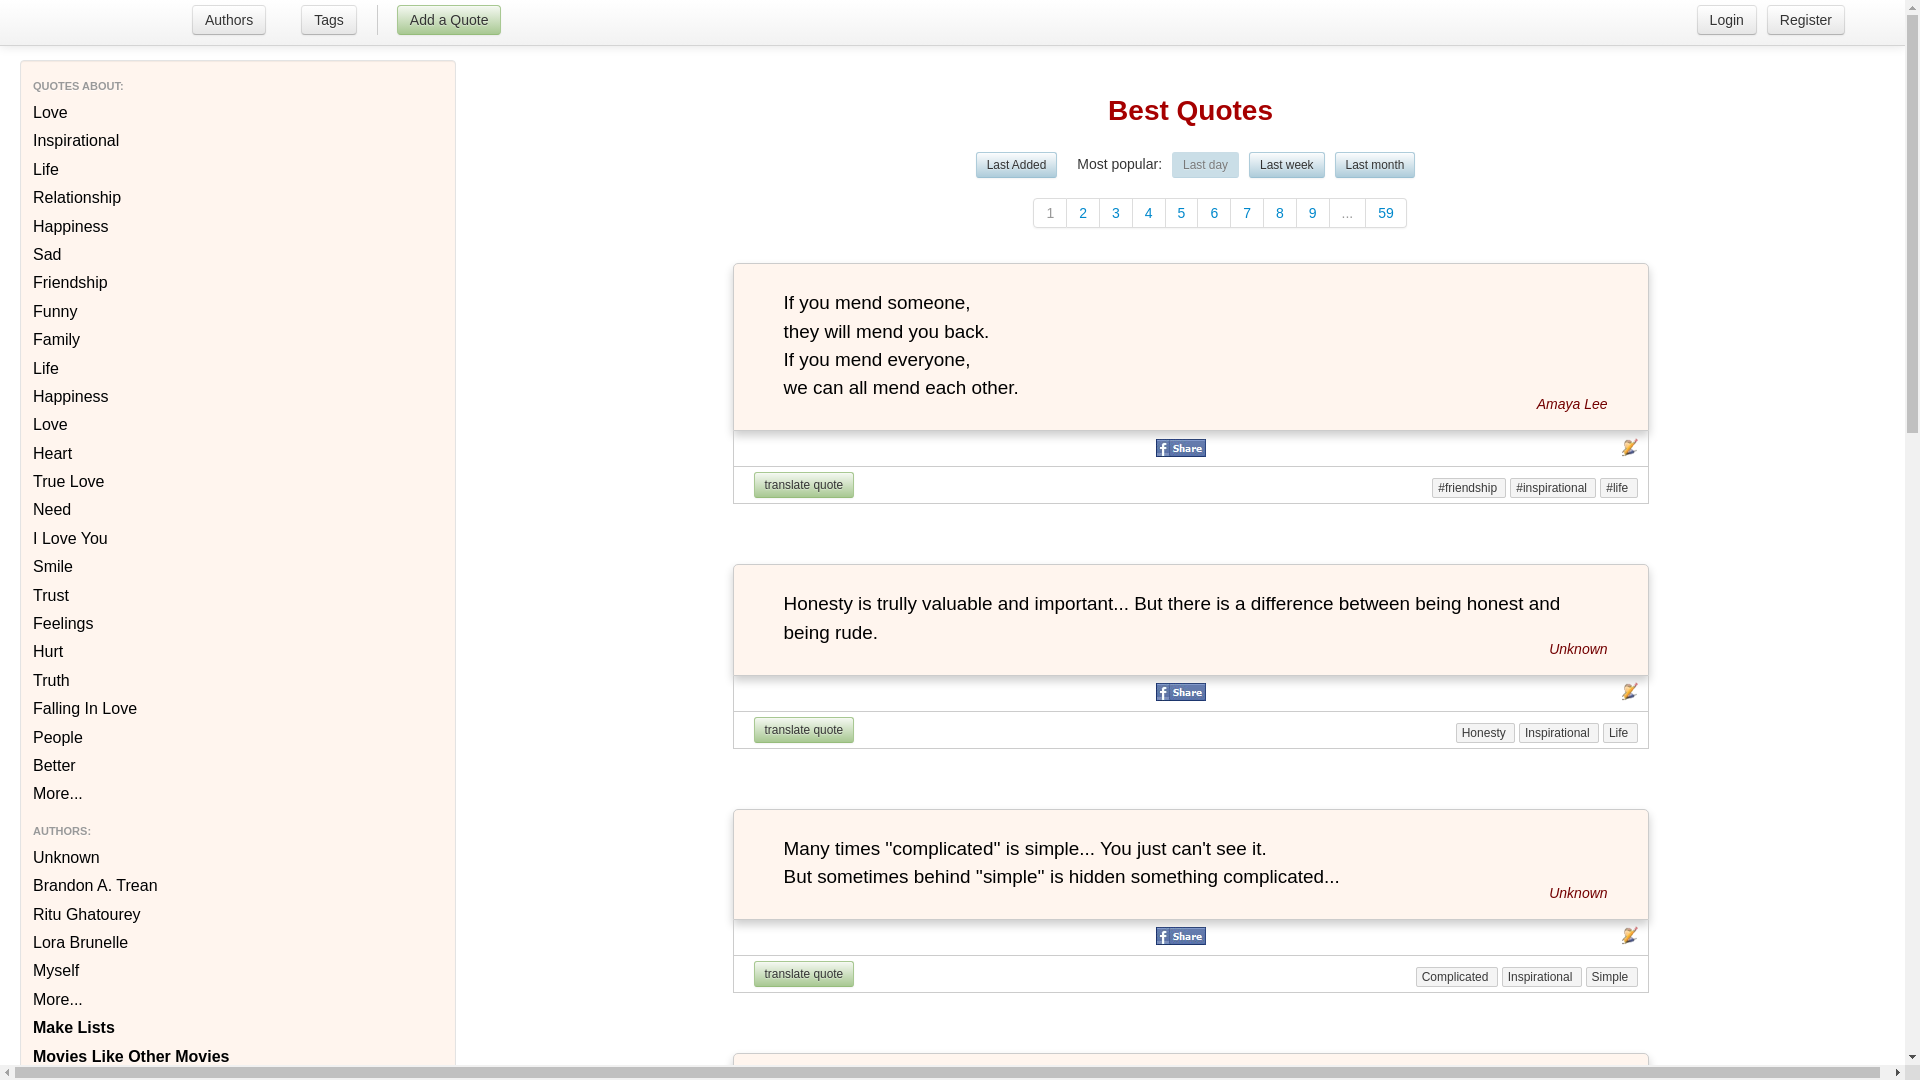  Describe the element at coordinates (1612, 975) in the screenshot. I see `'Simple '` at that location.